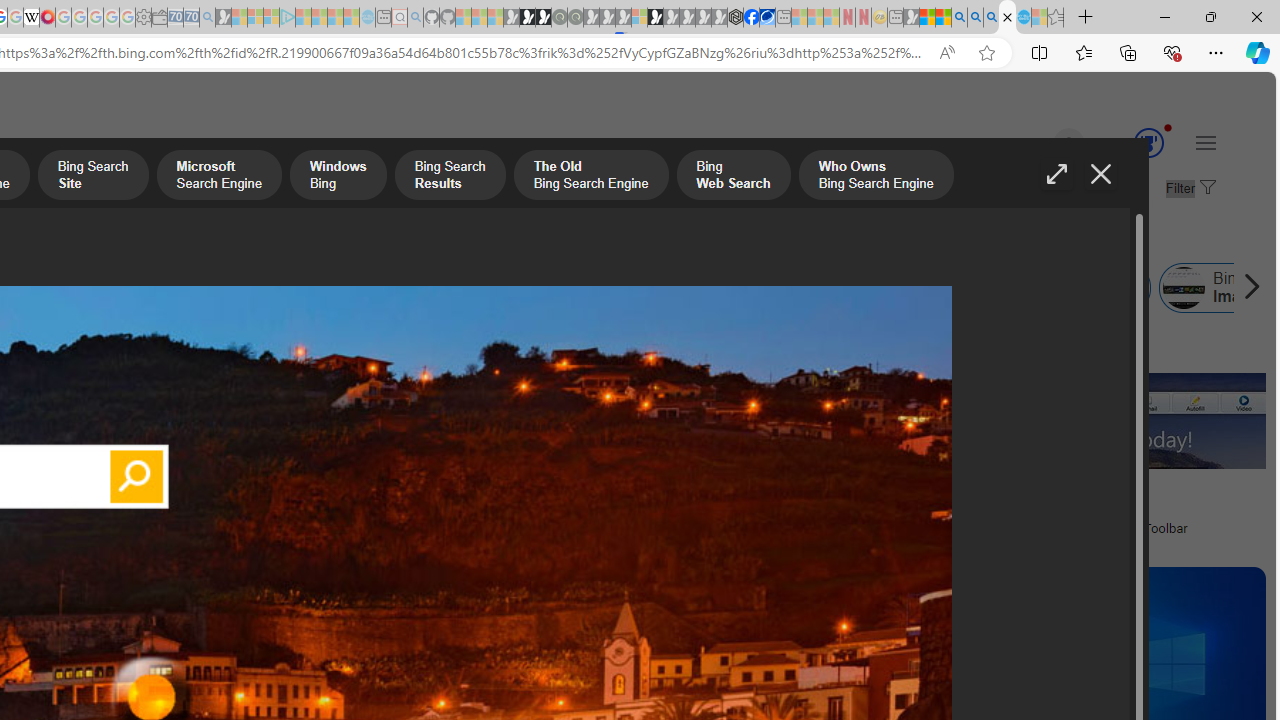 This screenshot has width=1280, height=720. What do you see at coordinates (1188, 189) in the screenshot?
I see `'Filter'` at bounding box center [1188, 189].